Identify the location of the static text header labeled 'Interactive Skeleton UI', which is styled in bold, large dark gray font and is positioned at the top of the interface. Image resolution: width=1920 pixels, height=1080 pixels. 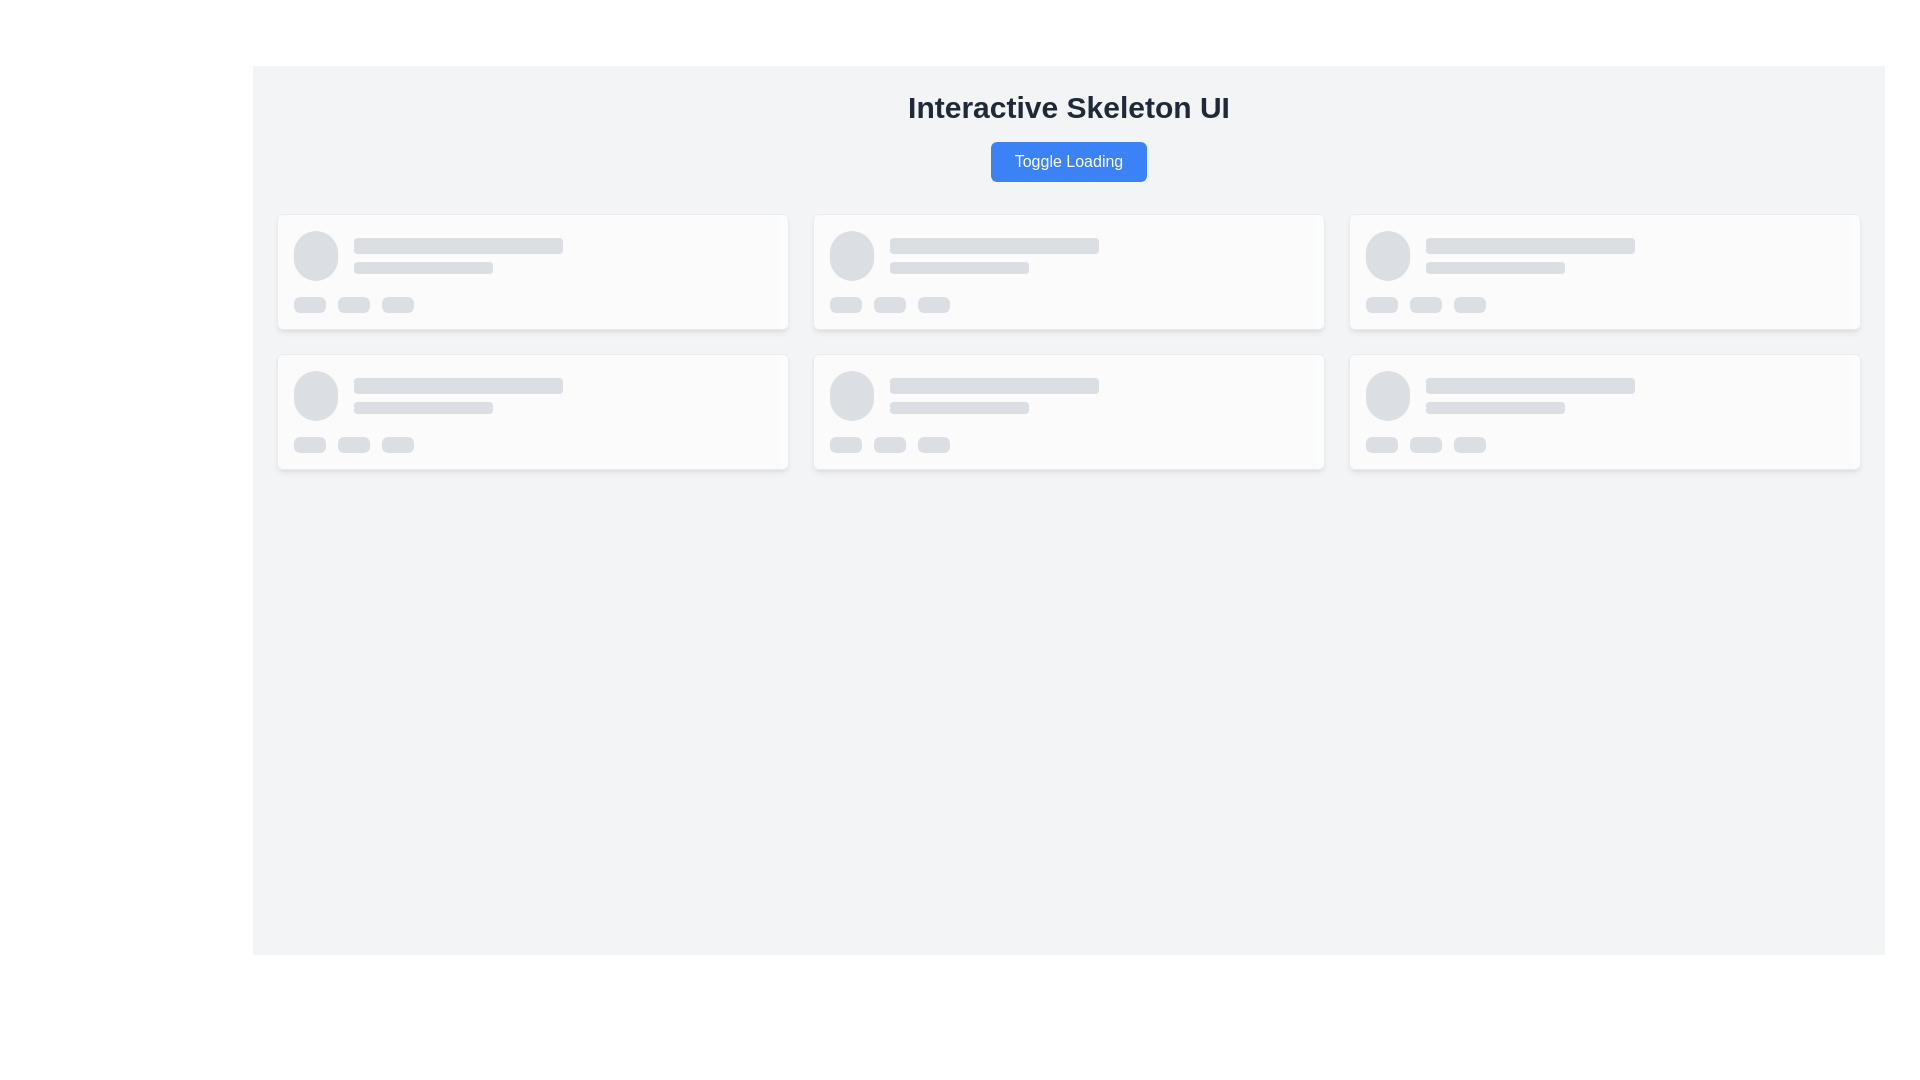
(1068, 108).